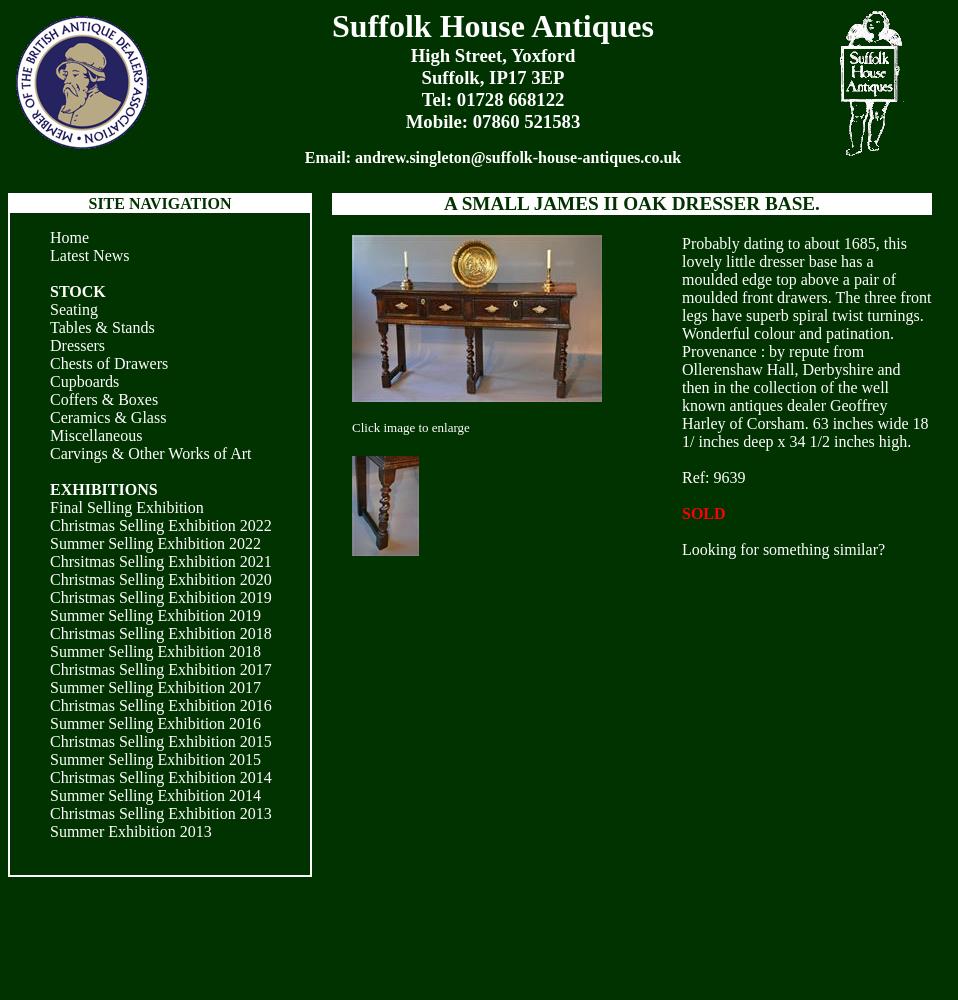 The image size is (958, 1000). What do you see at coordinates (159, 578) in the screenshot?
I see `'Christmas Selling Exhibition 2020'` at bounding box center [159, 578].